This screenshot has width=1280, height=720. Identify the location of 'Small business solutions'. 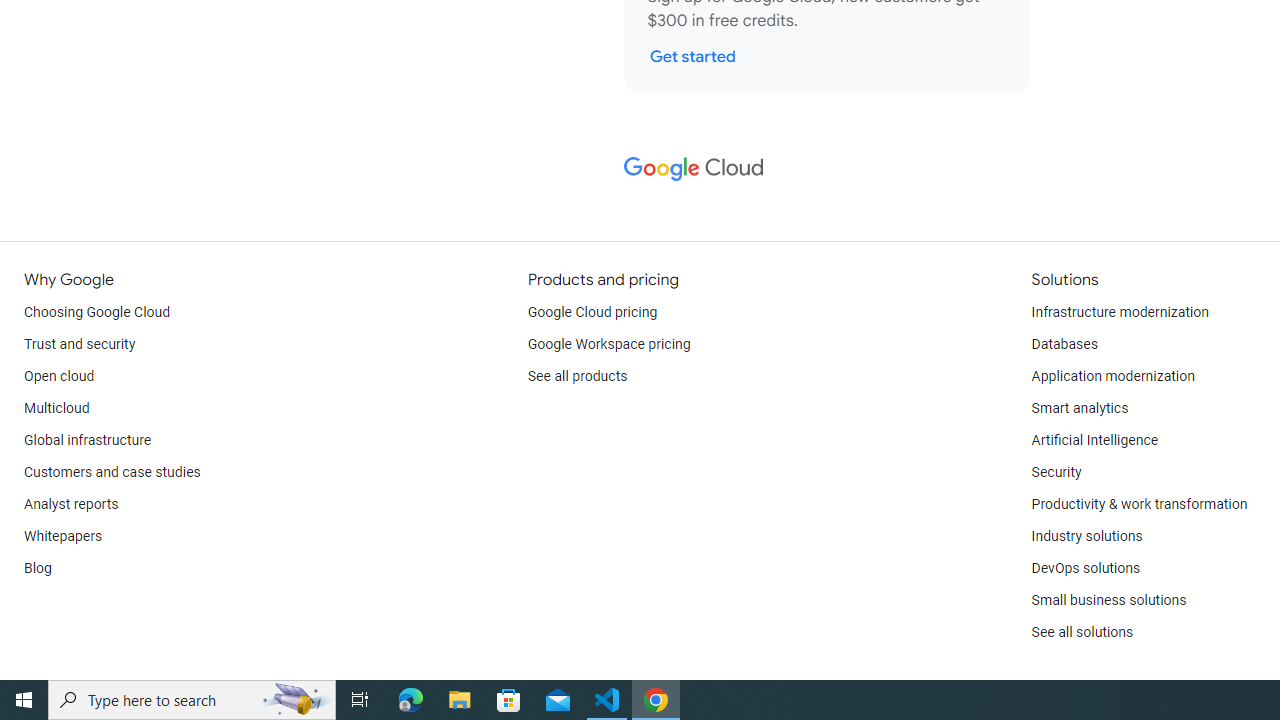
(1107, 599).